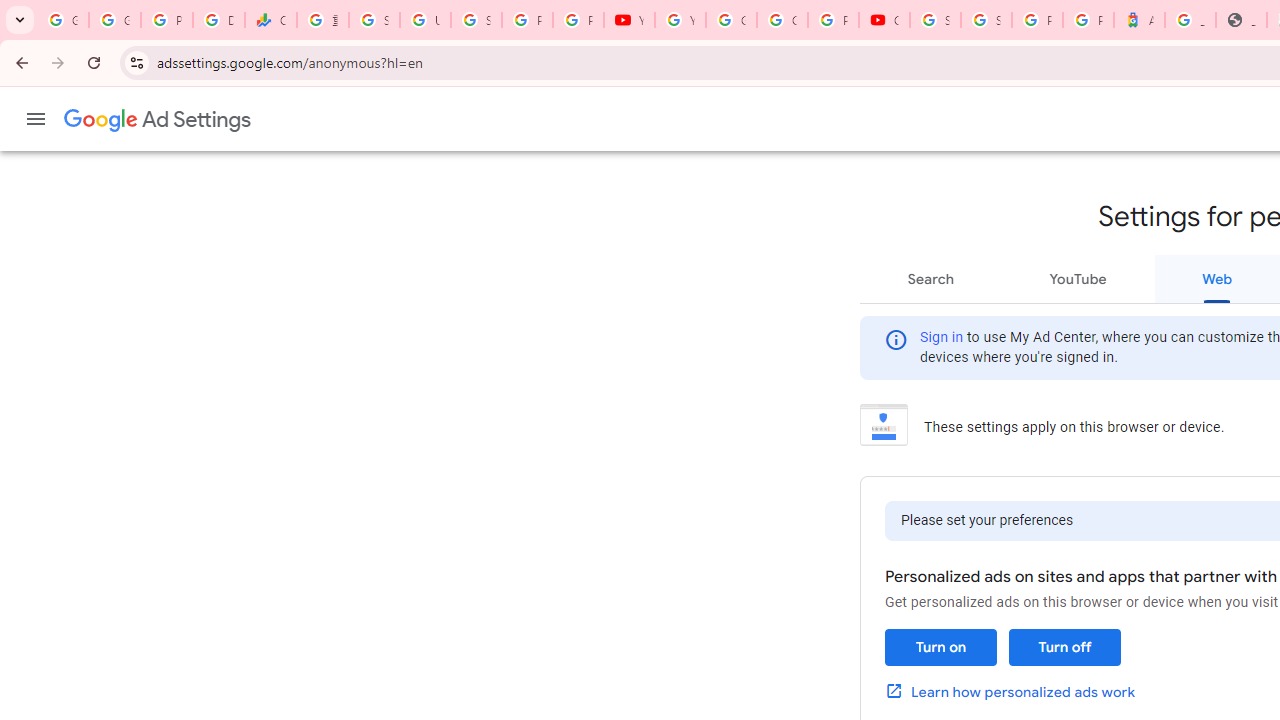 The width and height of the screenshot is (1280, 720). I want to click on 'Google Workspace Admin Community', so click(63, 20).